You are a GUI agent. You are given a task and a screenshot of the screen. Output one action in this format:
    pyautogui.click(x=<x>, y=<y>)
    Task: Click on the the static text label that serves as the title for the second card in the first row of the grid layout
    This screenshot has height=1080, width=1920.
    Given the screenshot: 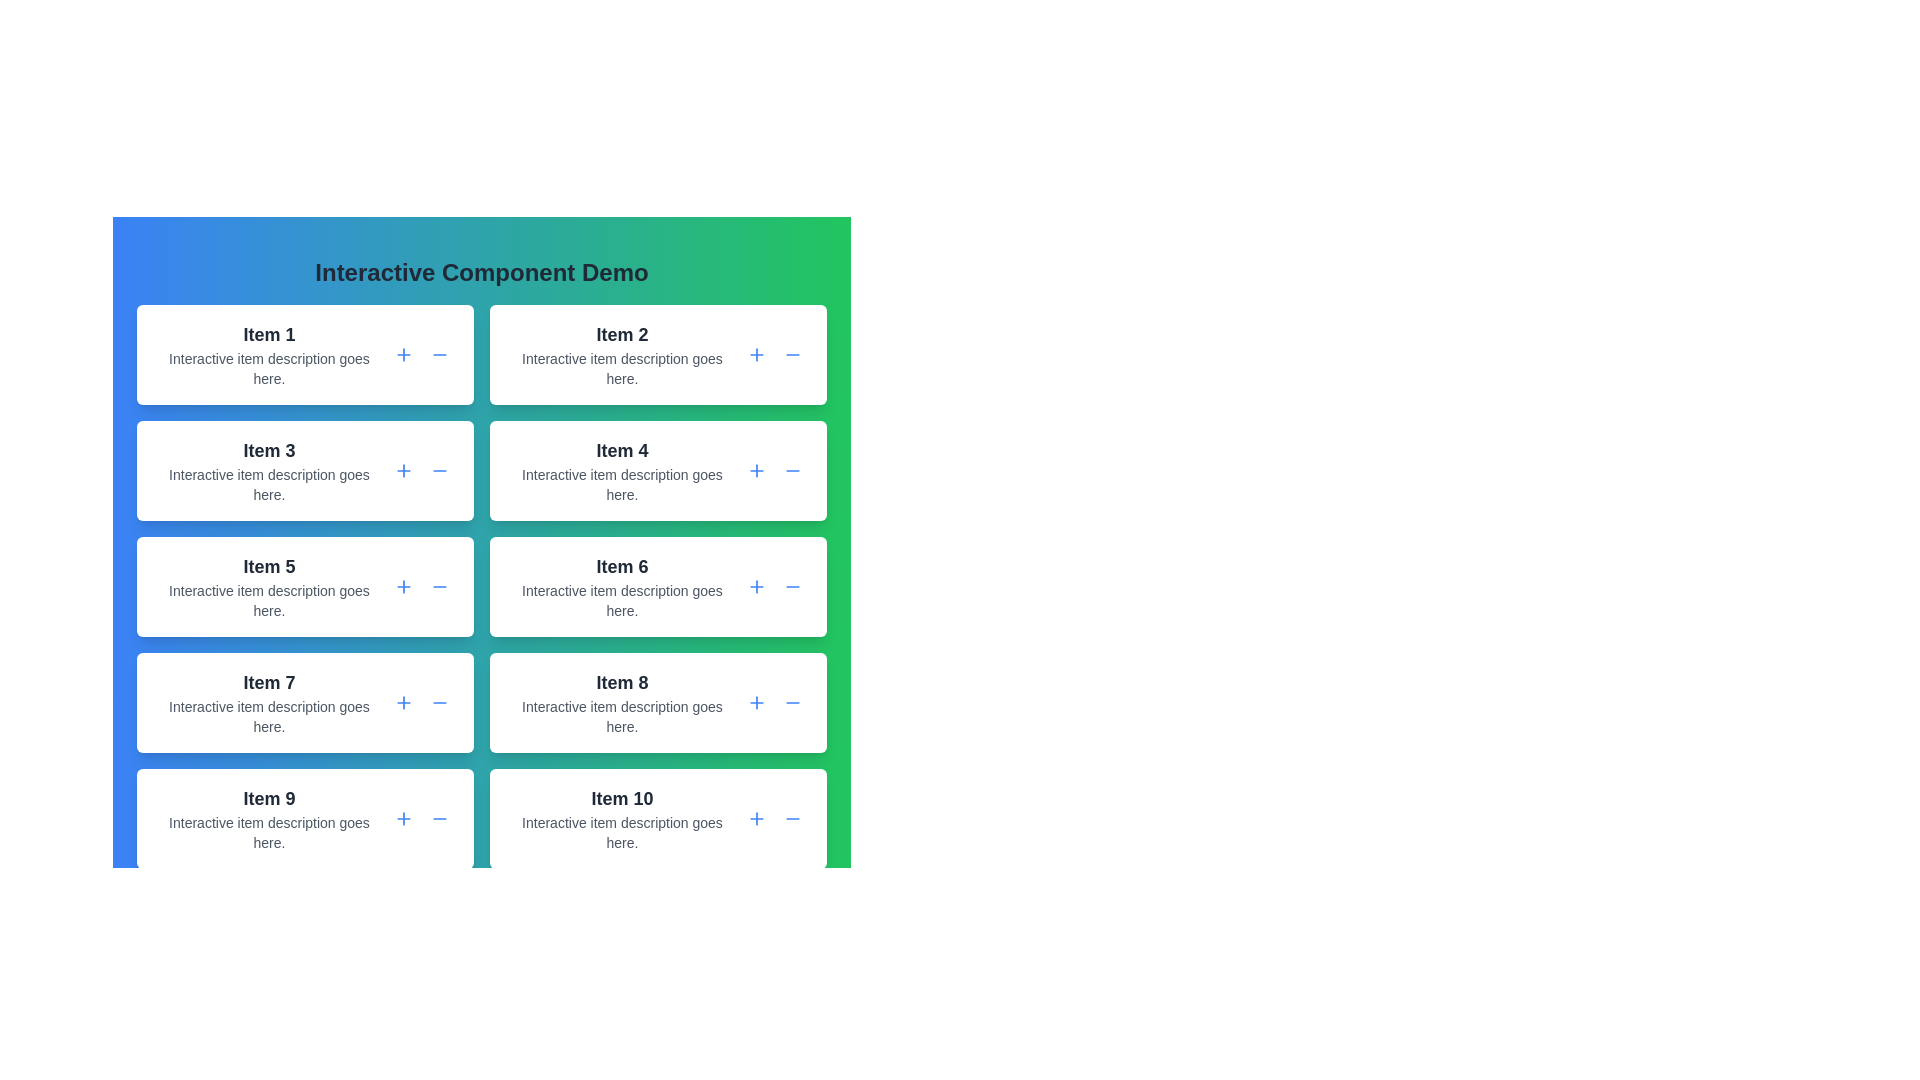 What is the action you would take?
    pyautogui.click(x=621, y=334)
    